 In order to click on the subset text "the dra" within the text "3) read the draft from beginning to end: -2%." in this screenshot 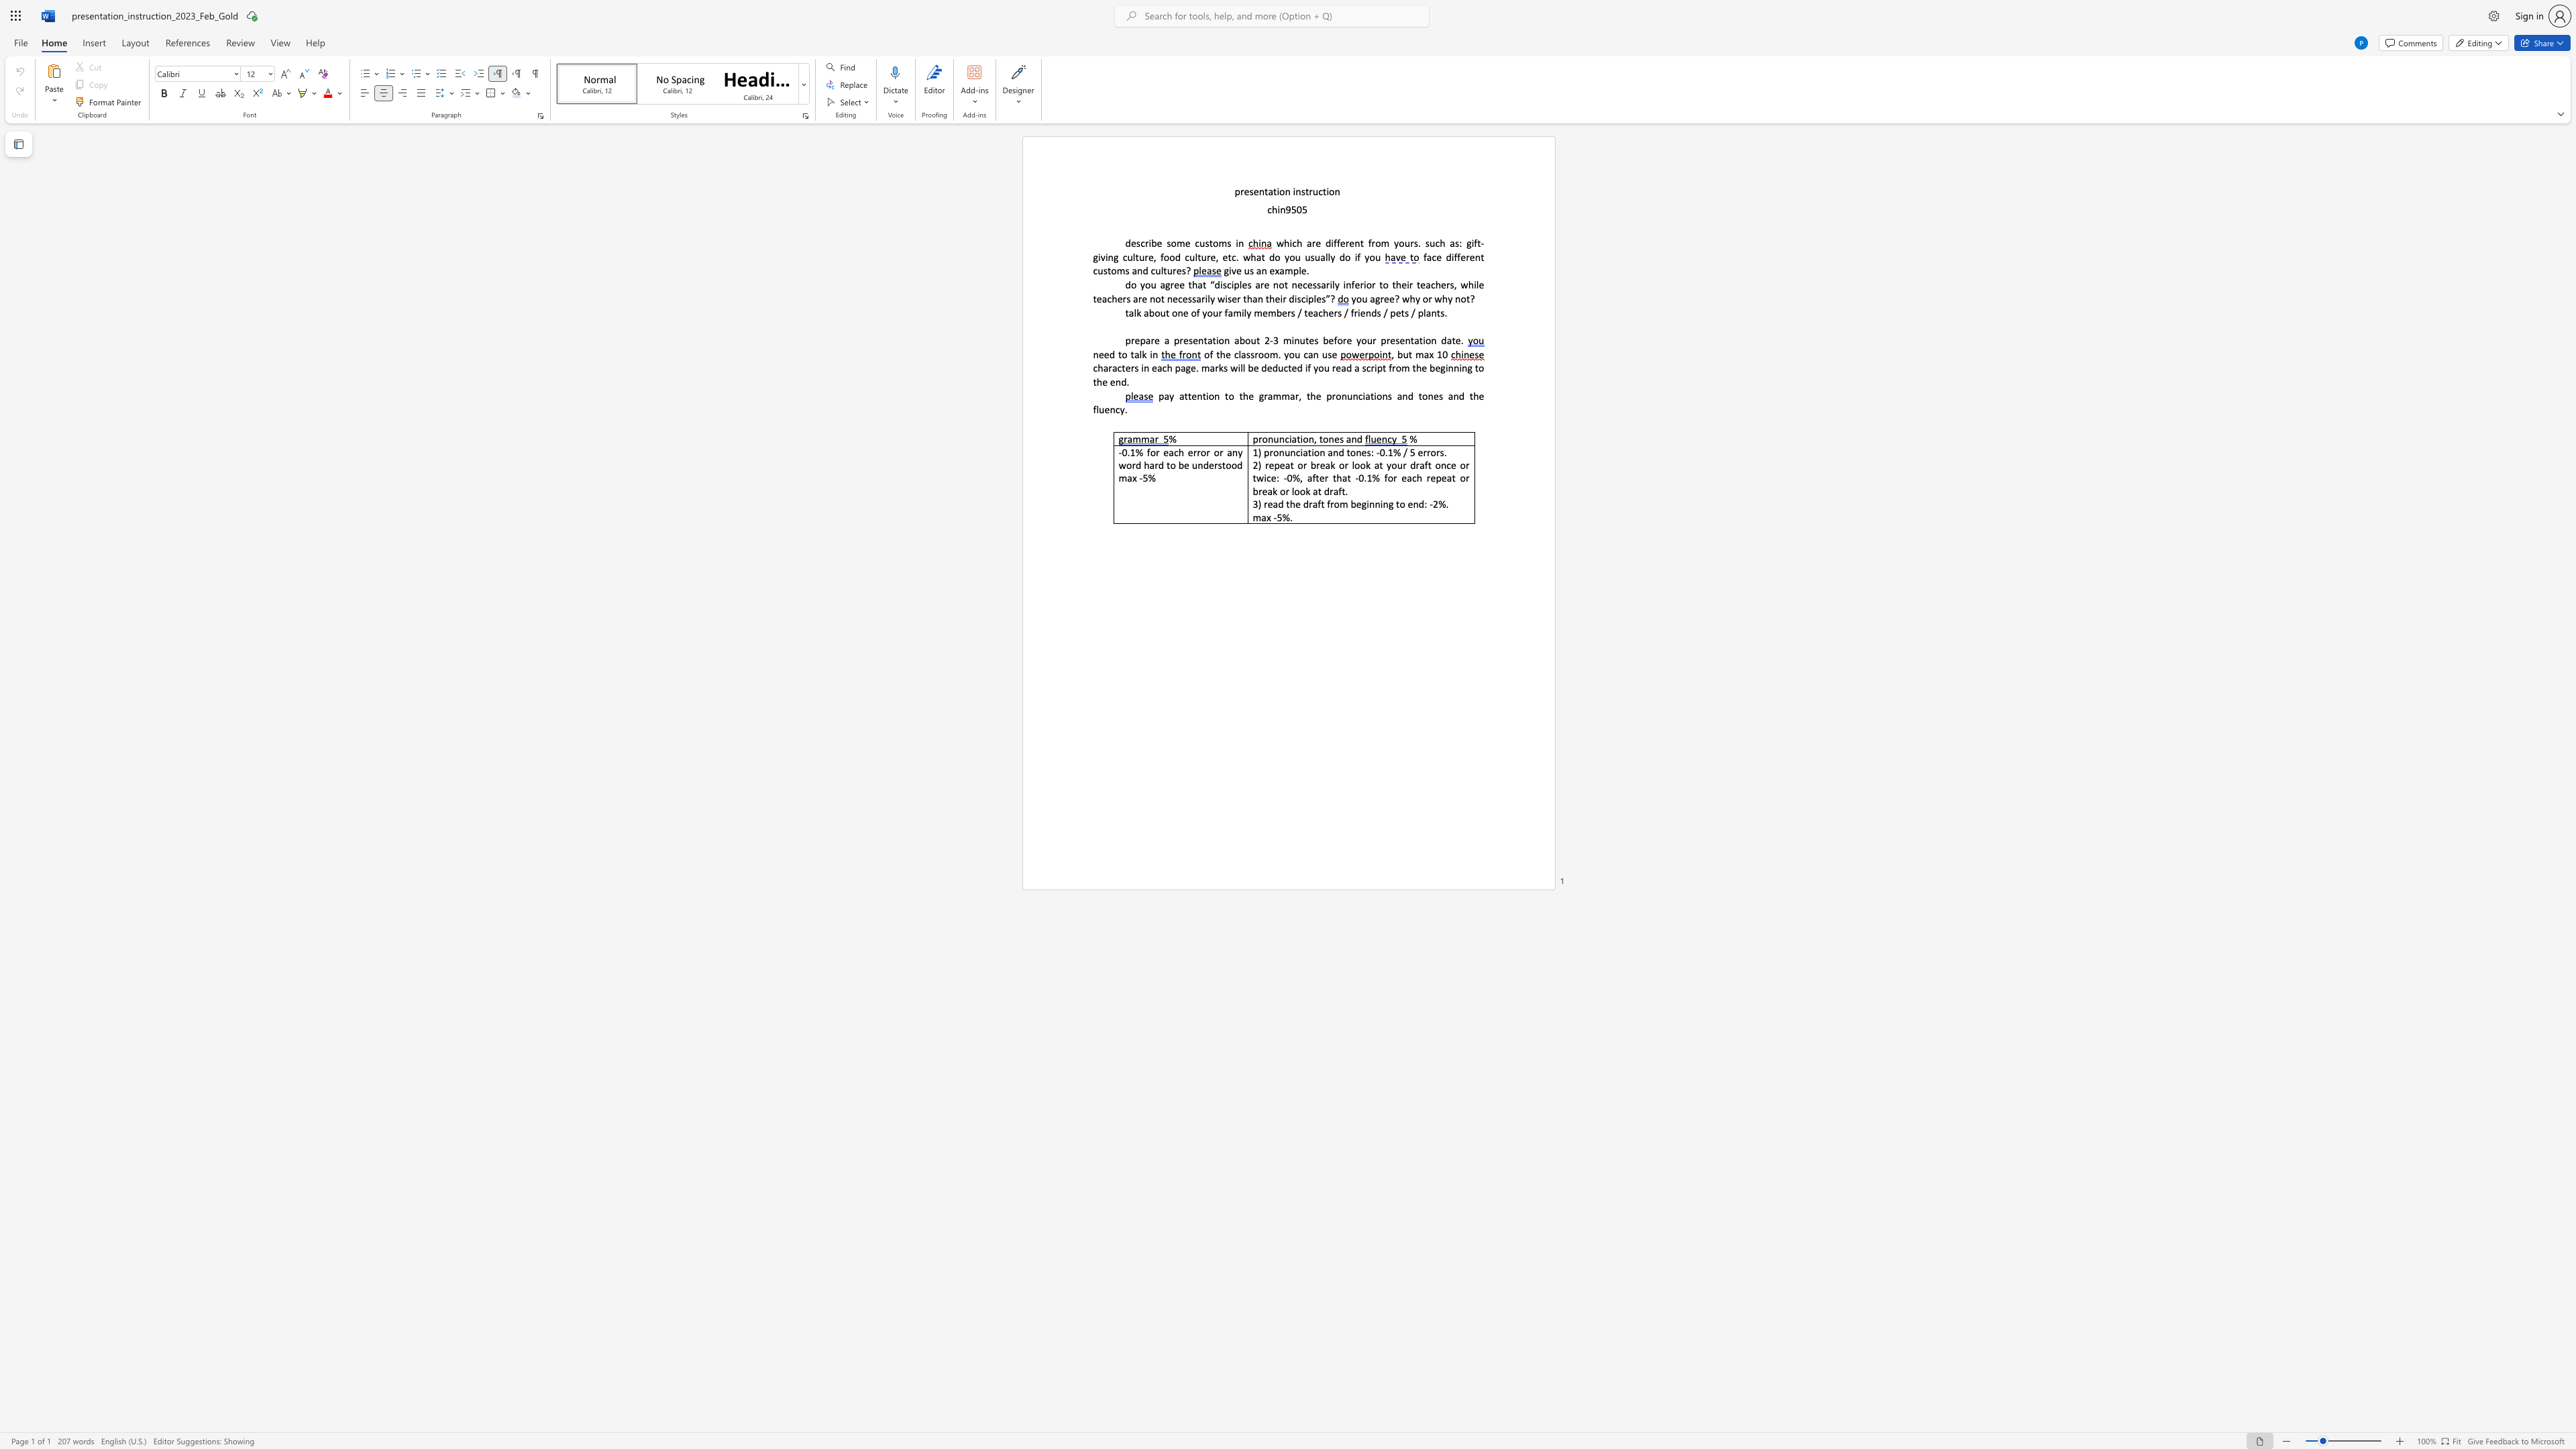, I will do `click(1285, 502)`.